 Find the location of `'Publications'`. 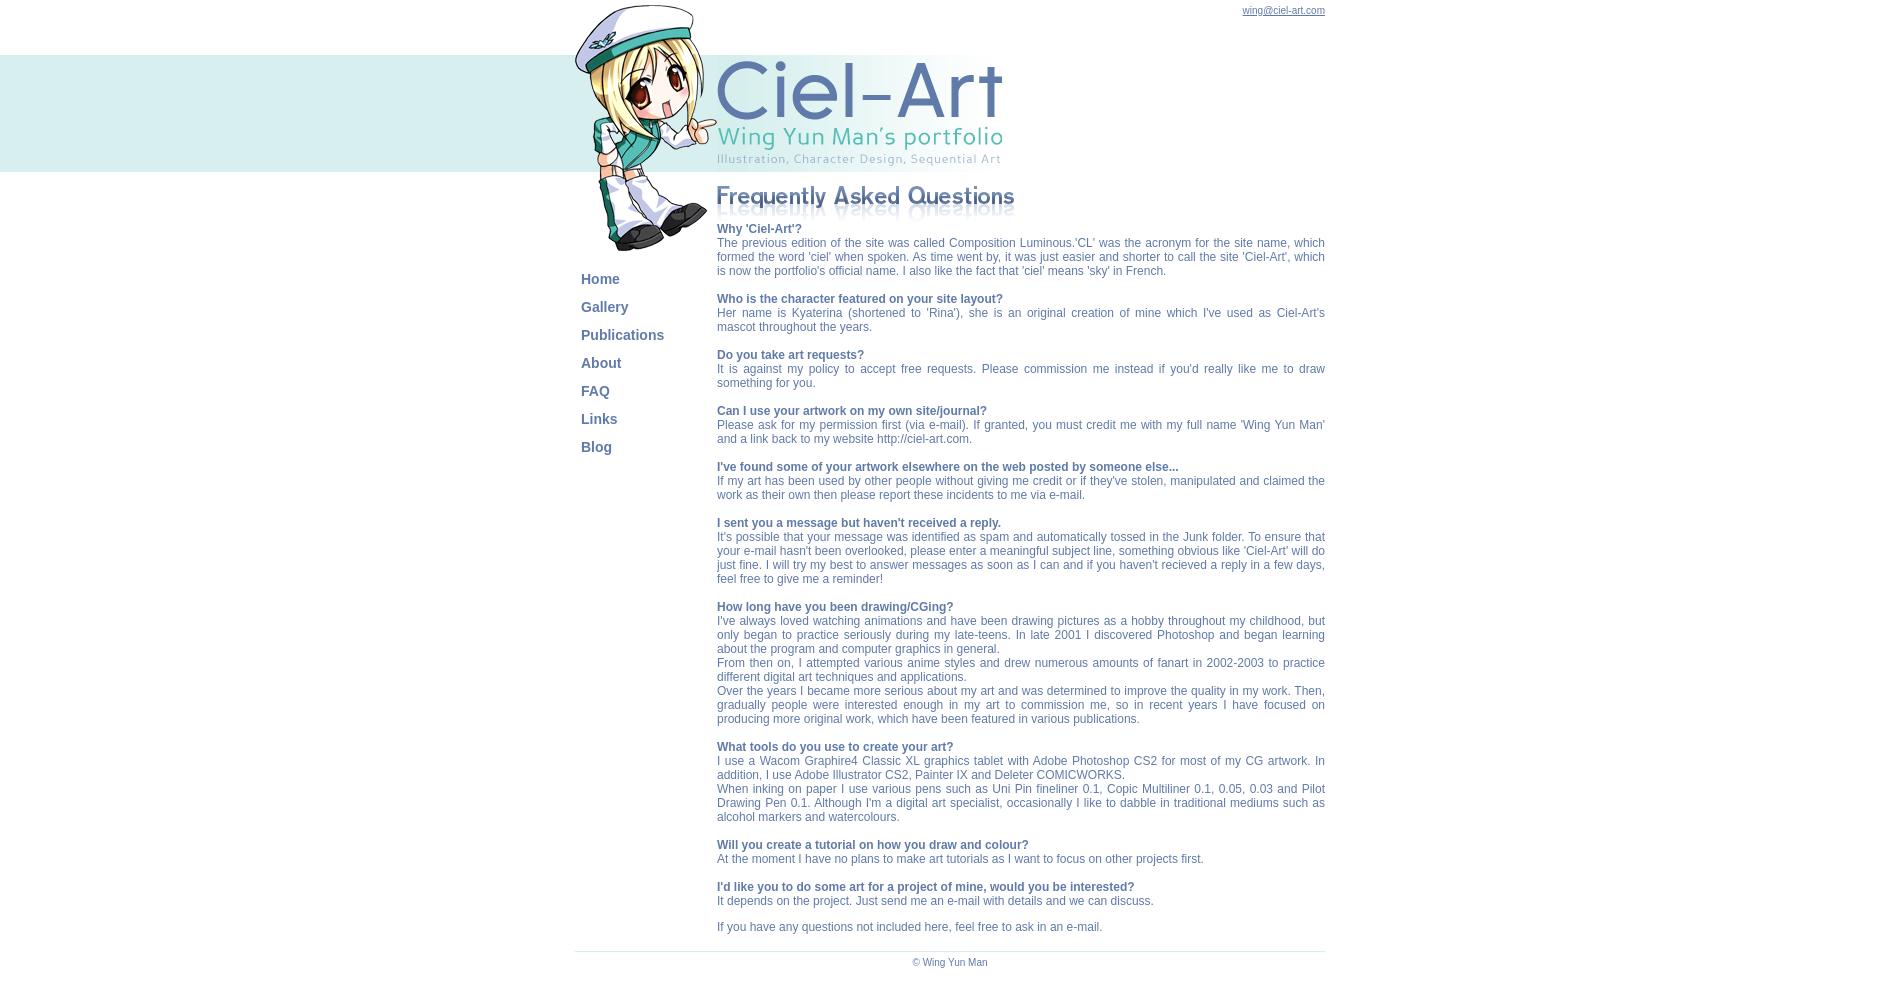

'Publications' is located at coordinates (622, 334).